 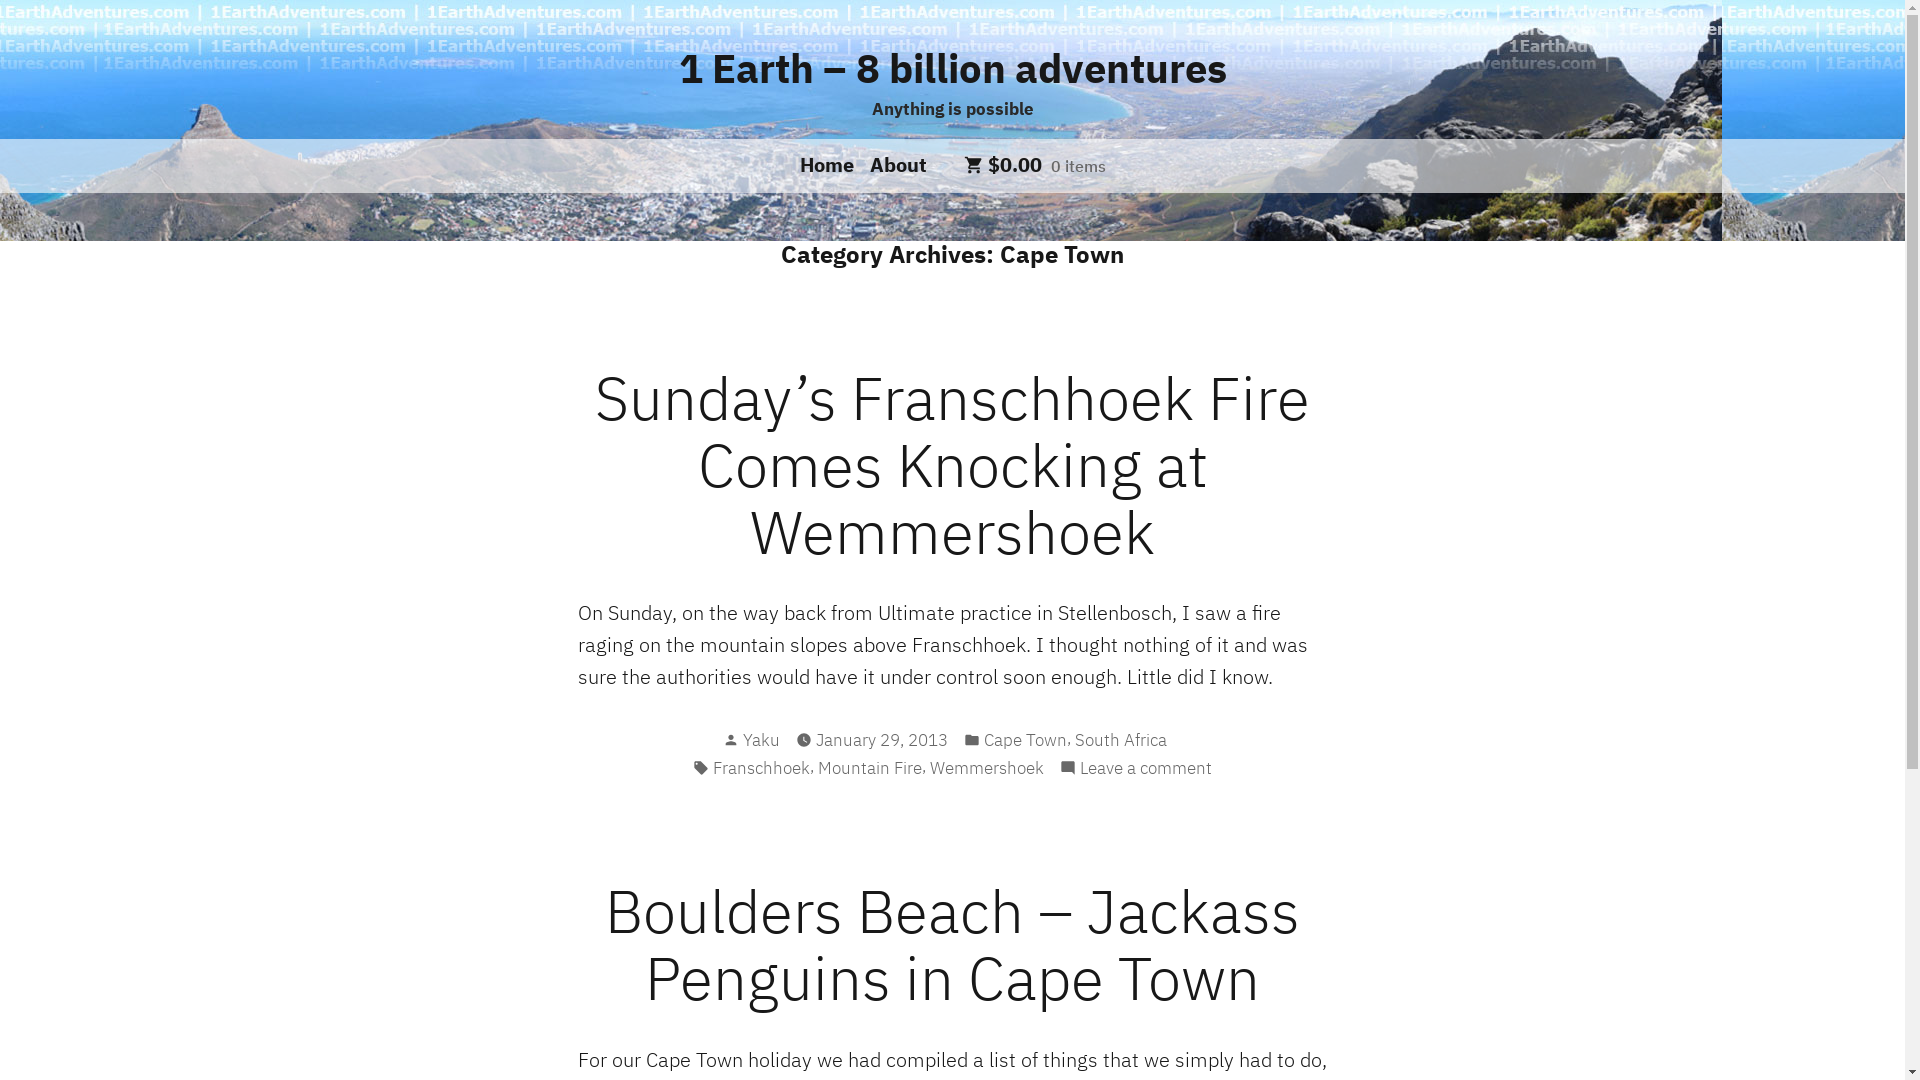 What do you see at coordinates (1025, 740) in the screenshot?
I see `'Cape Town'` at bounding box center [1025, 740].